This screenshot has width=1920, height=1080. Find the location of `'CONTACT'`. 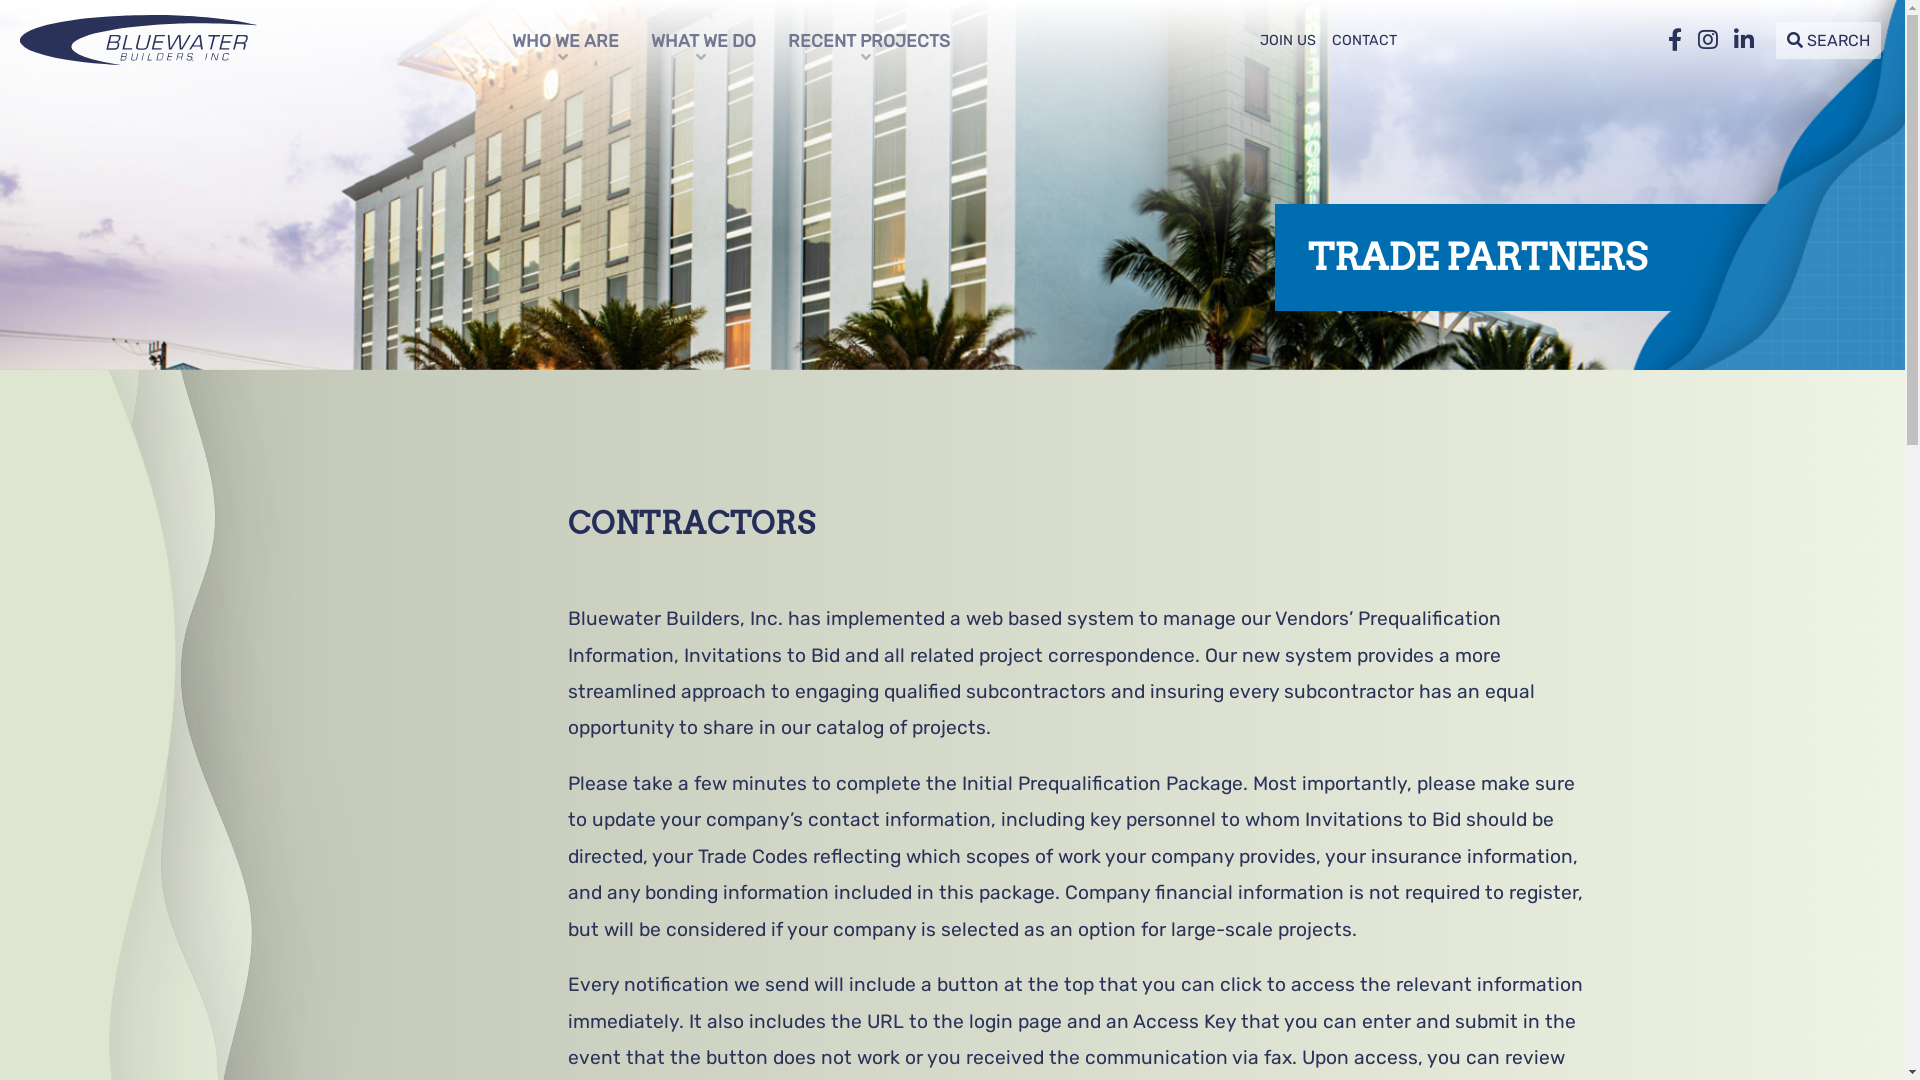

'CONTACT' is located at coordinates (1363, 41).